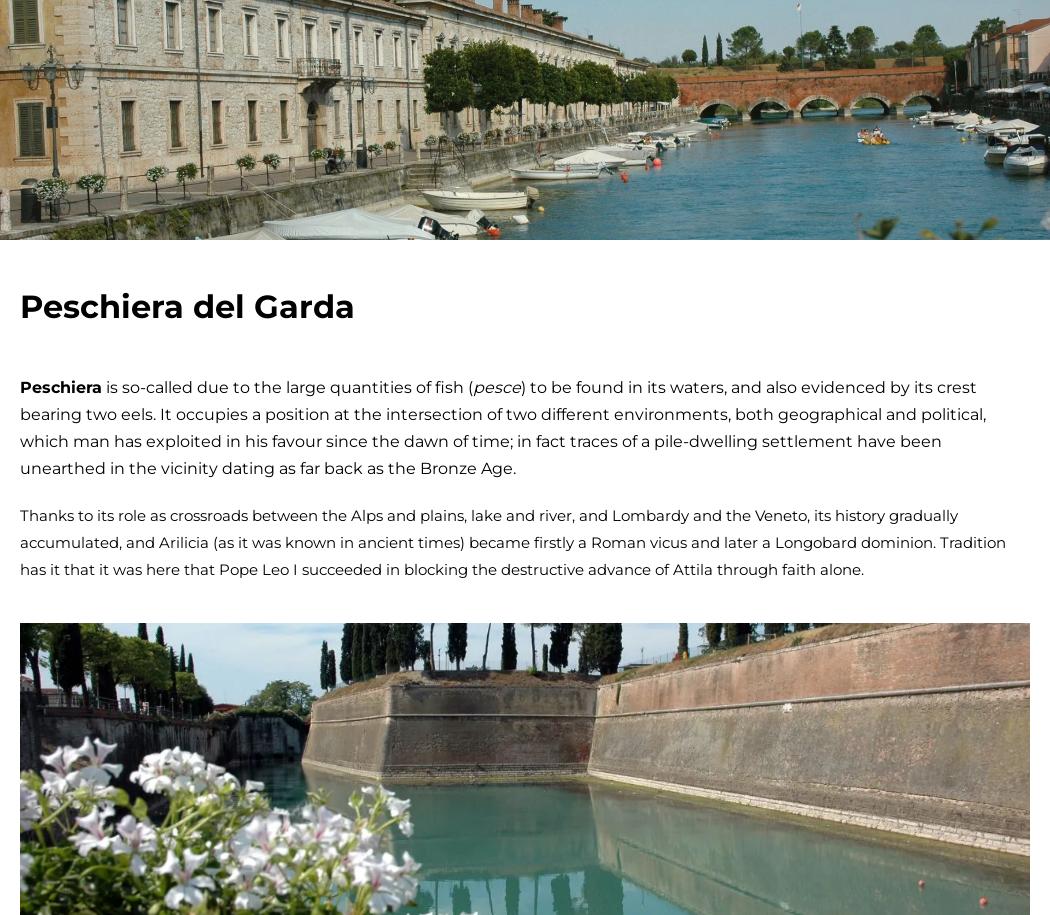  What do you see at coordinates (348, 724) in the screenshot?
I see `'unmissable'` at bounding box center [348, 724].